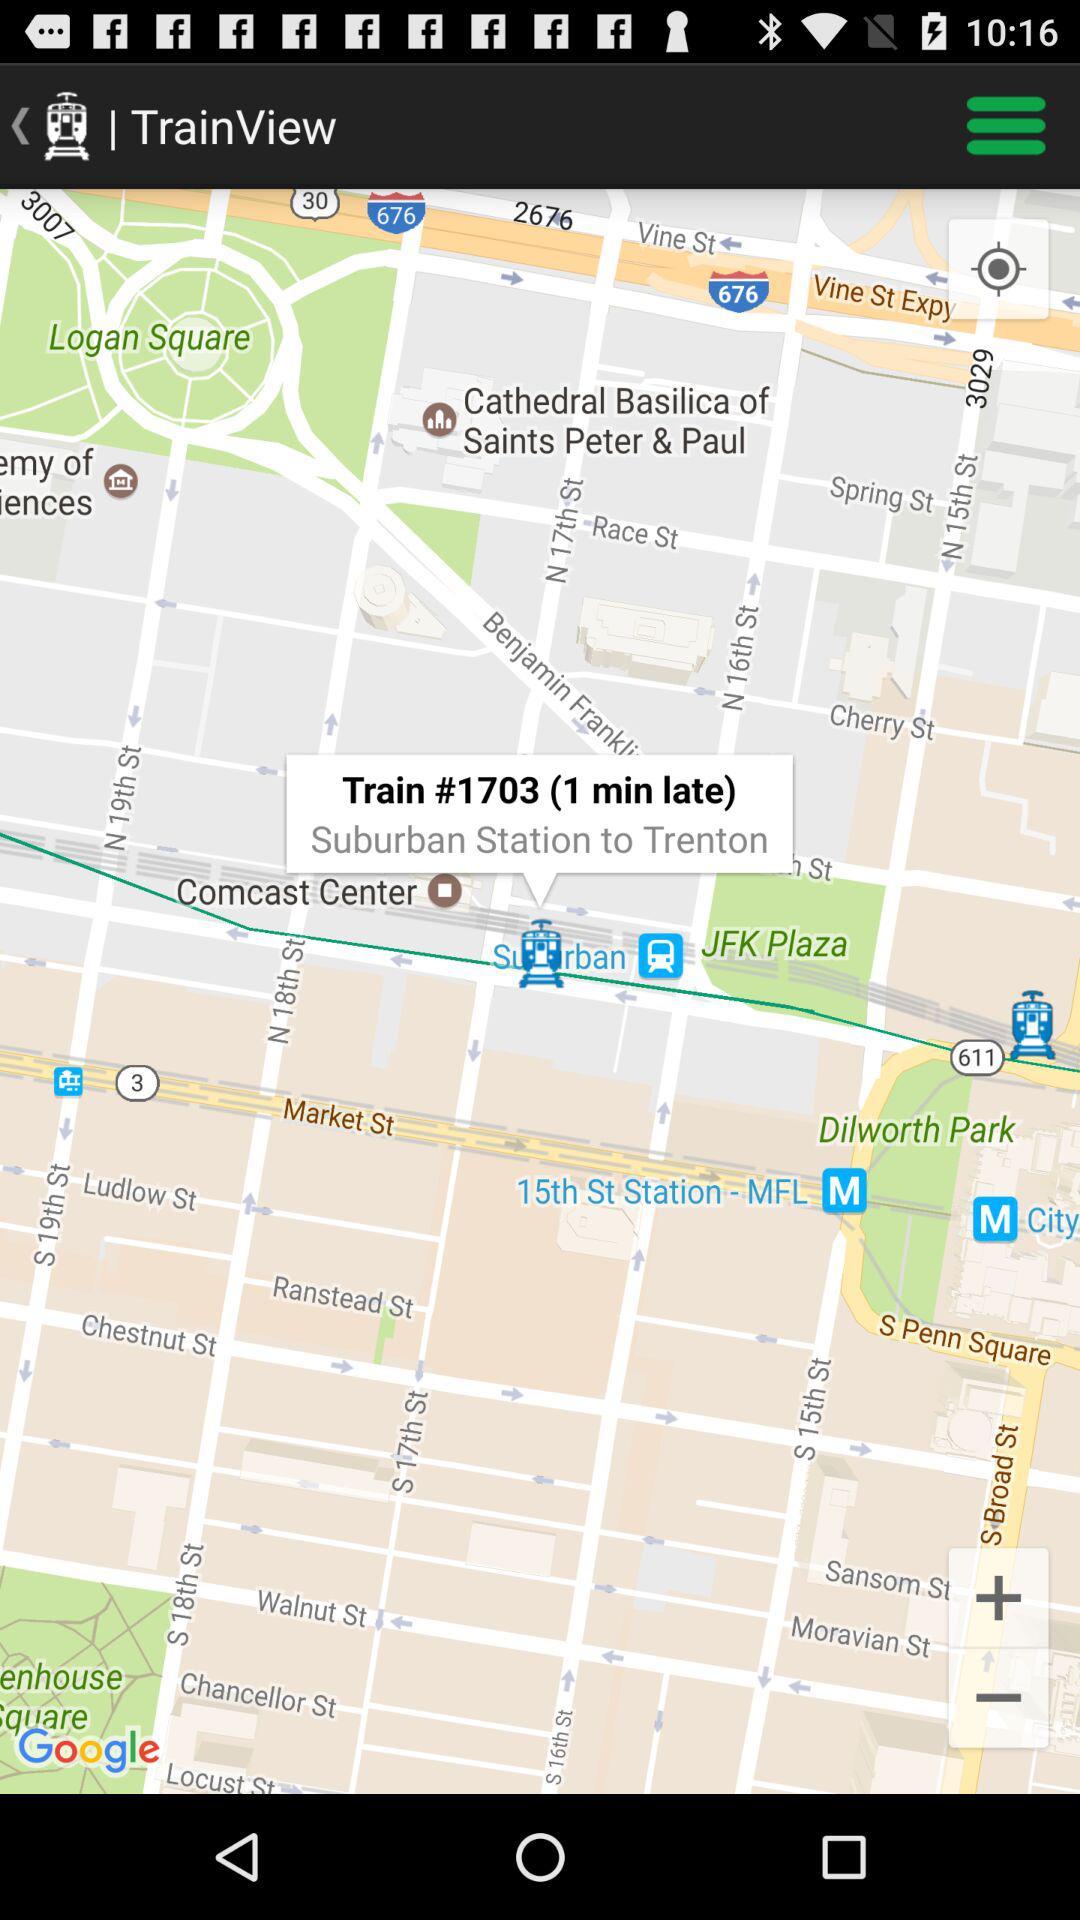 The width and height of the screenshot is (1080, 1920). I want to click on the location_crosshair icon, so click(998, 288).